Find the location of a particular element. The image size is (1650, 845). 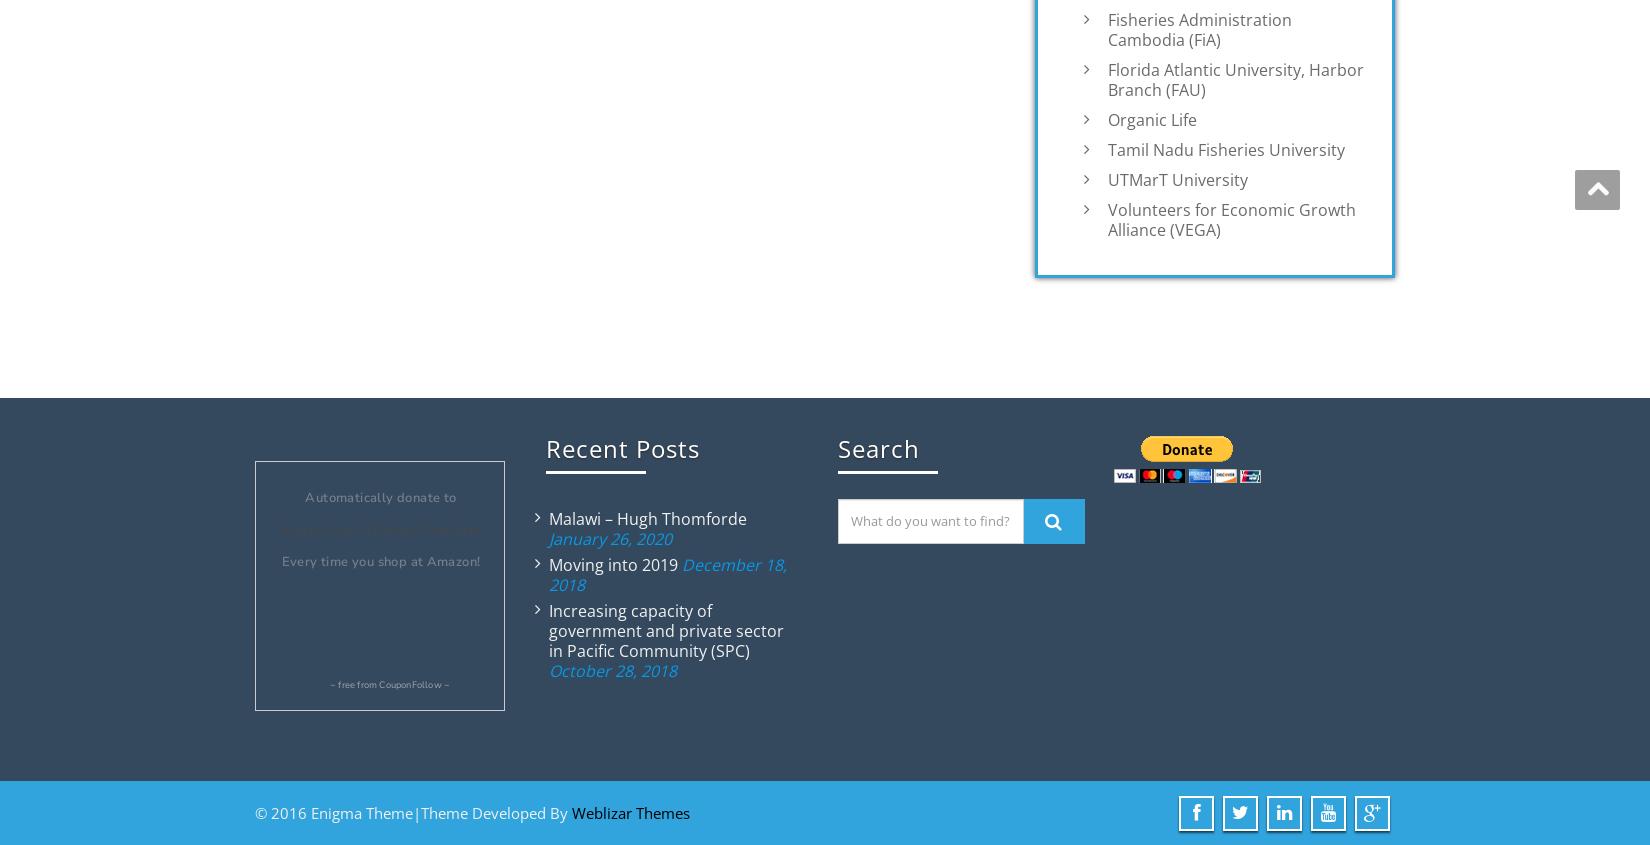

'October 28, 2018' is located at coordinates (611, 670).